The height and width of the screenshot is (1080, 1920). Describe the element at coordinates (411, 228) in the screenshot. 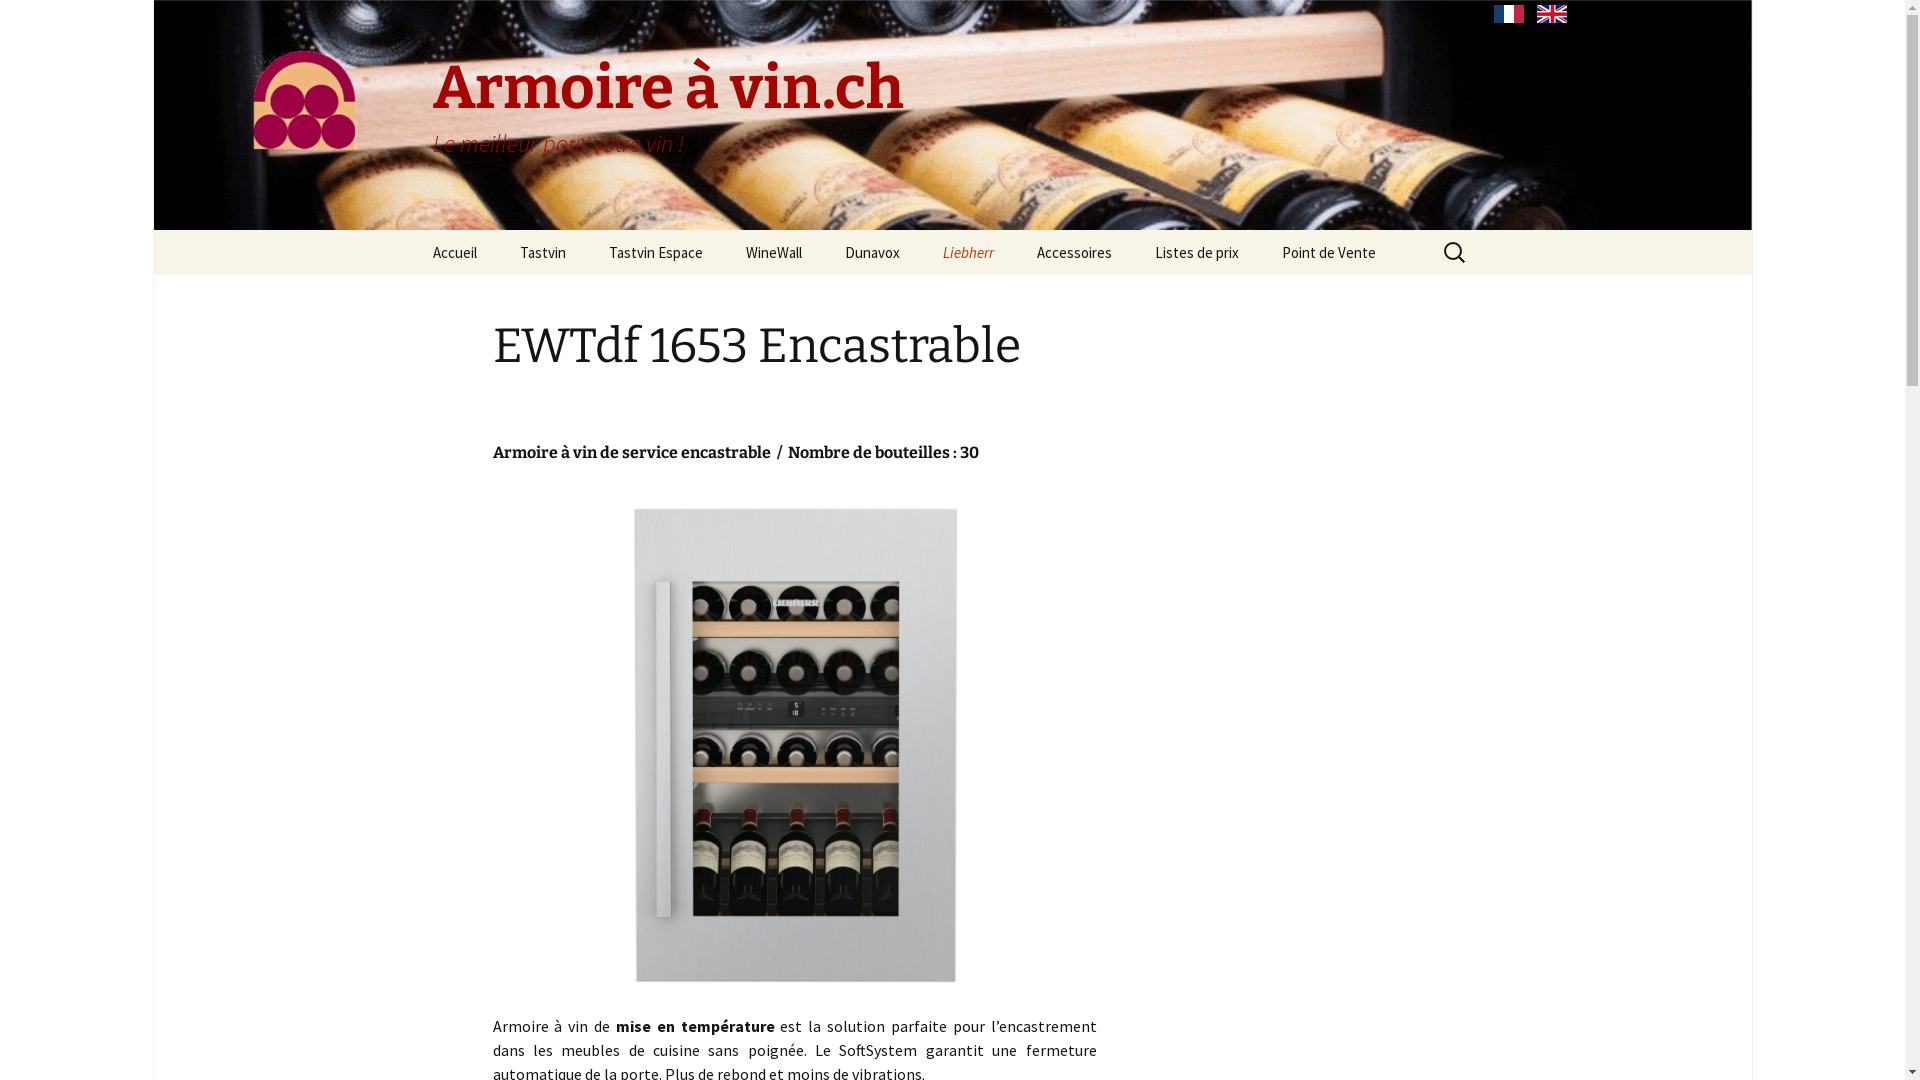

I see `'Aller au contenu principal'` at that location.